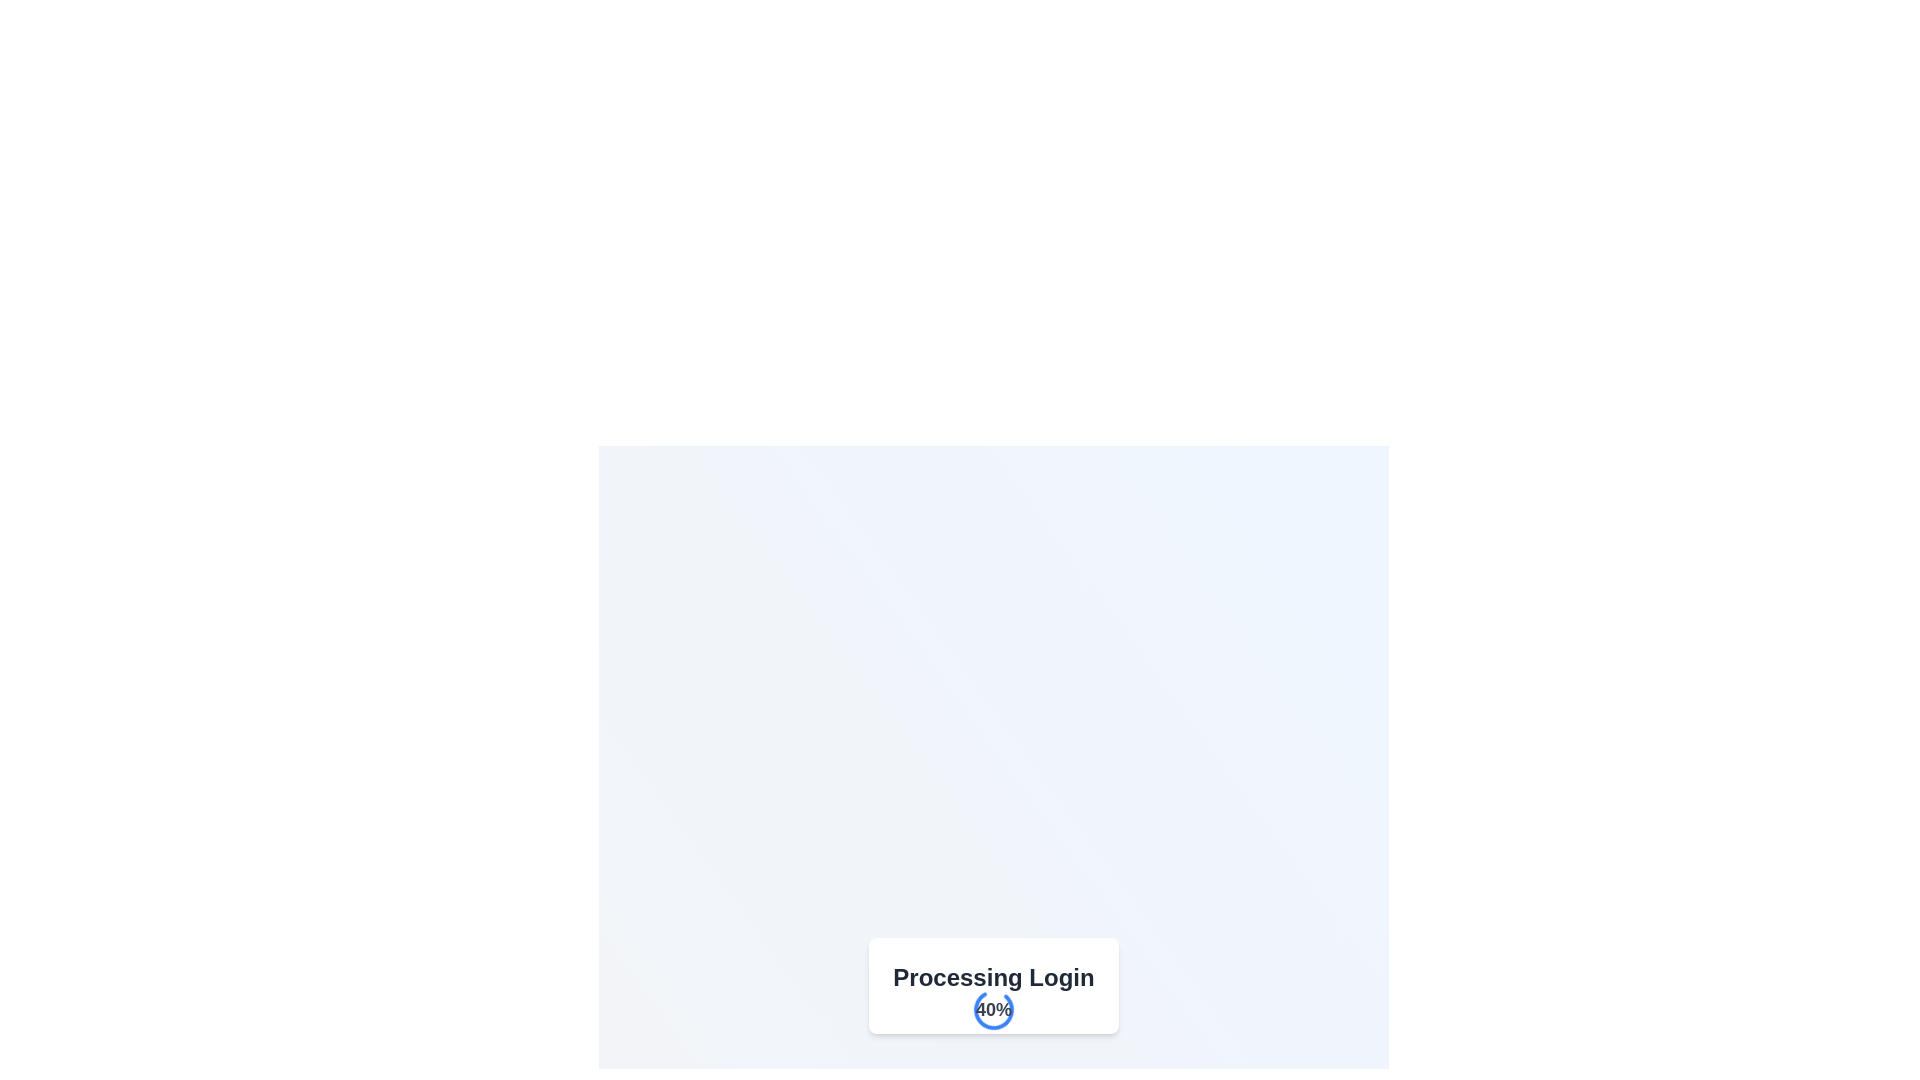 The image size is (1920, 1080). Describe the element at coordinates (993, 1010) in the screenshot. I see `the text label displaying the current completion percentage, which is located at the center of a circular progress indicator below the 'Processing Login' label` at that location.